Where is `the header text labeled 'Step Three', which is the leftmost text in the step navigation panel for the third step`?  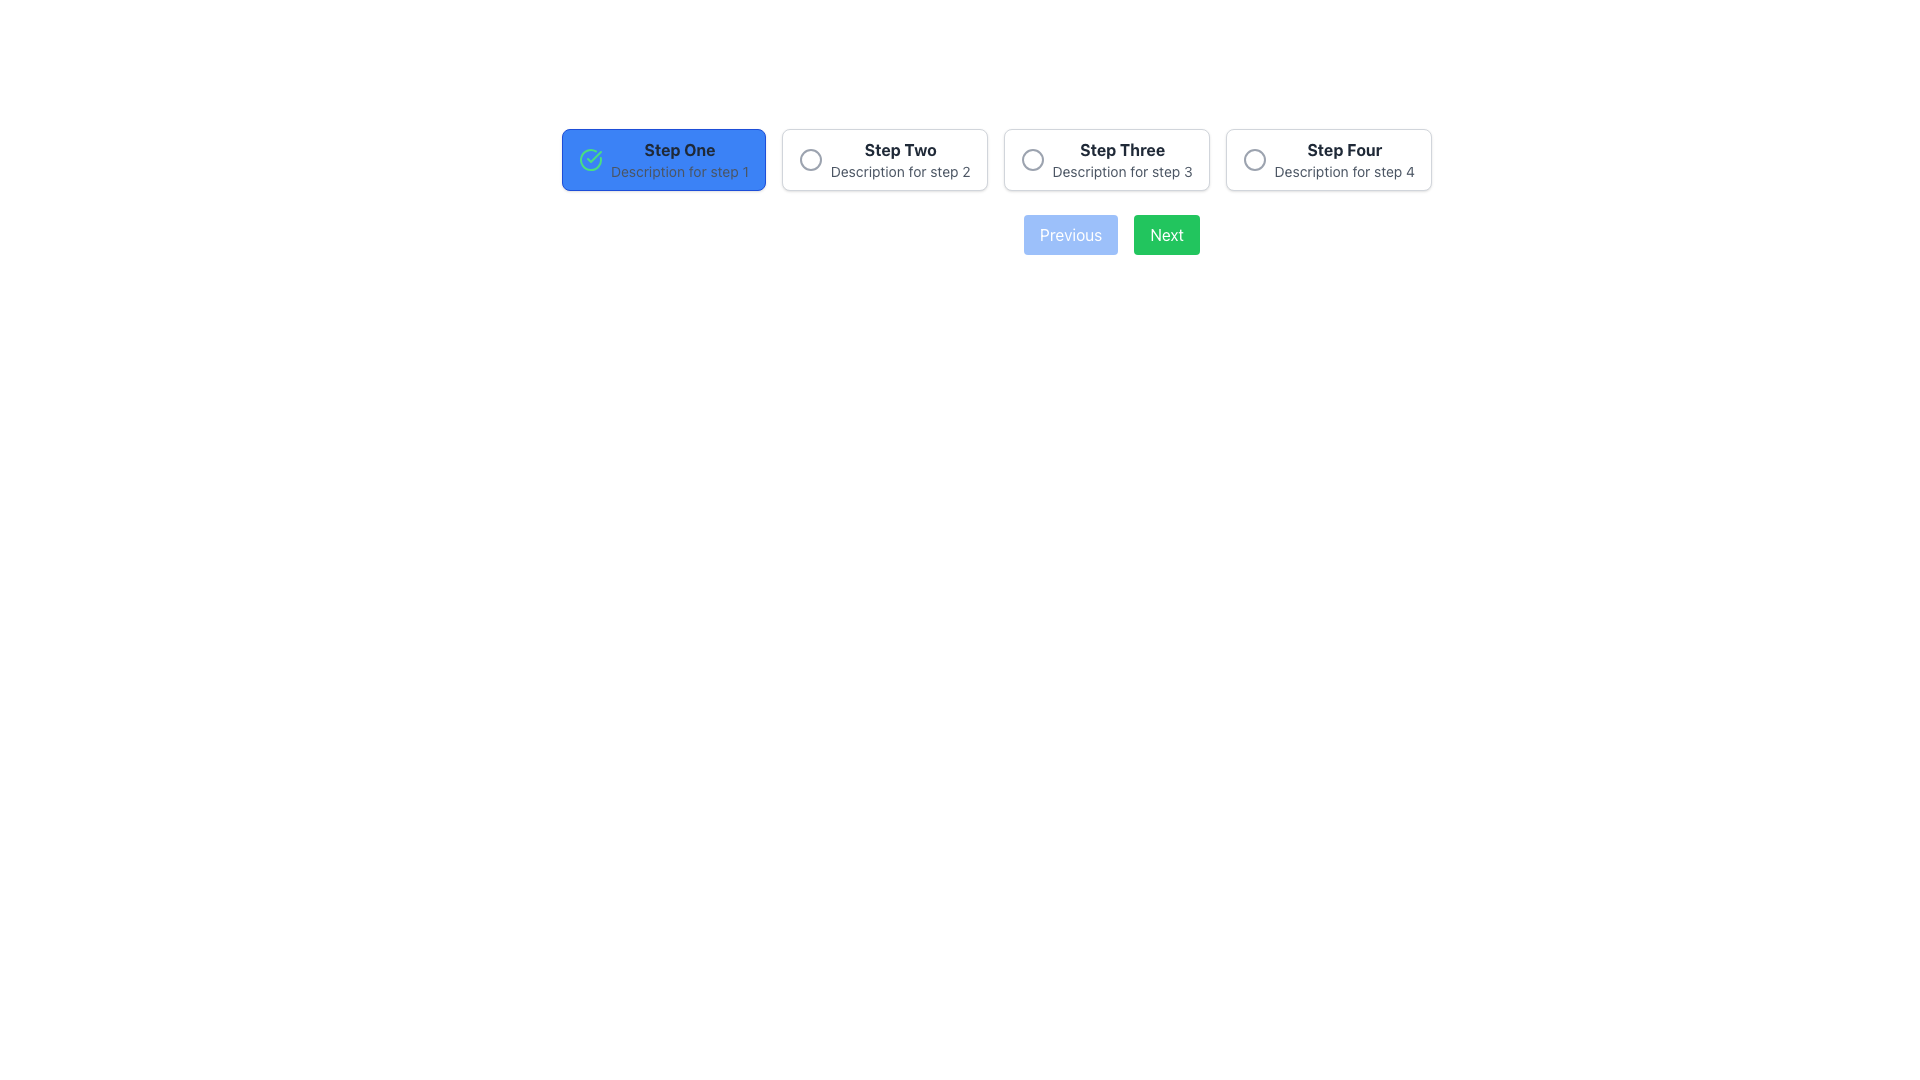 the header text labeled 'Step Three', which is the leftmost text in the step navigation panel for the third step is located at coordinates (1122, 149).